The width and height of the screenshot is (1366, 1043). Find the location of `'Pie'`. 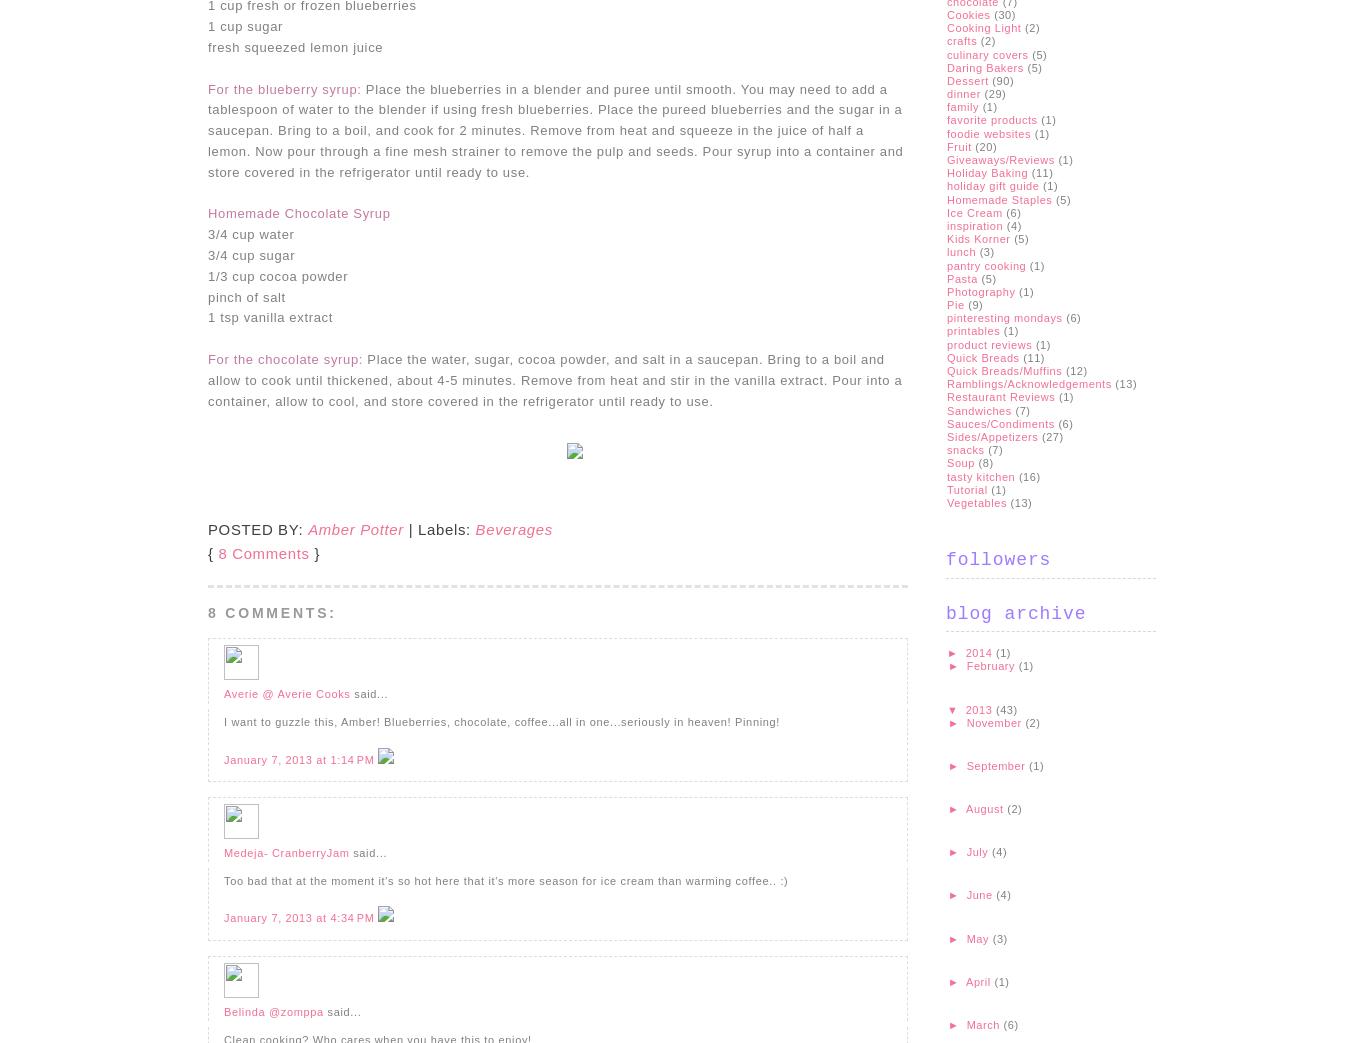

'Pie' is located at coordinates (955, 303).